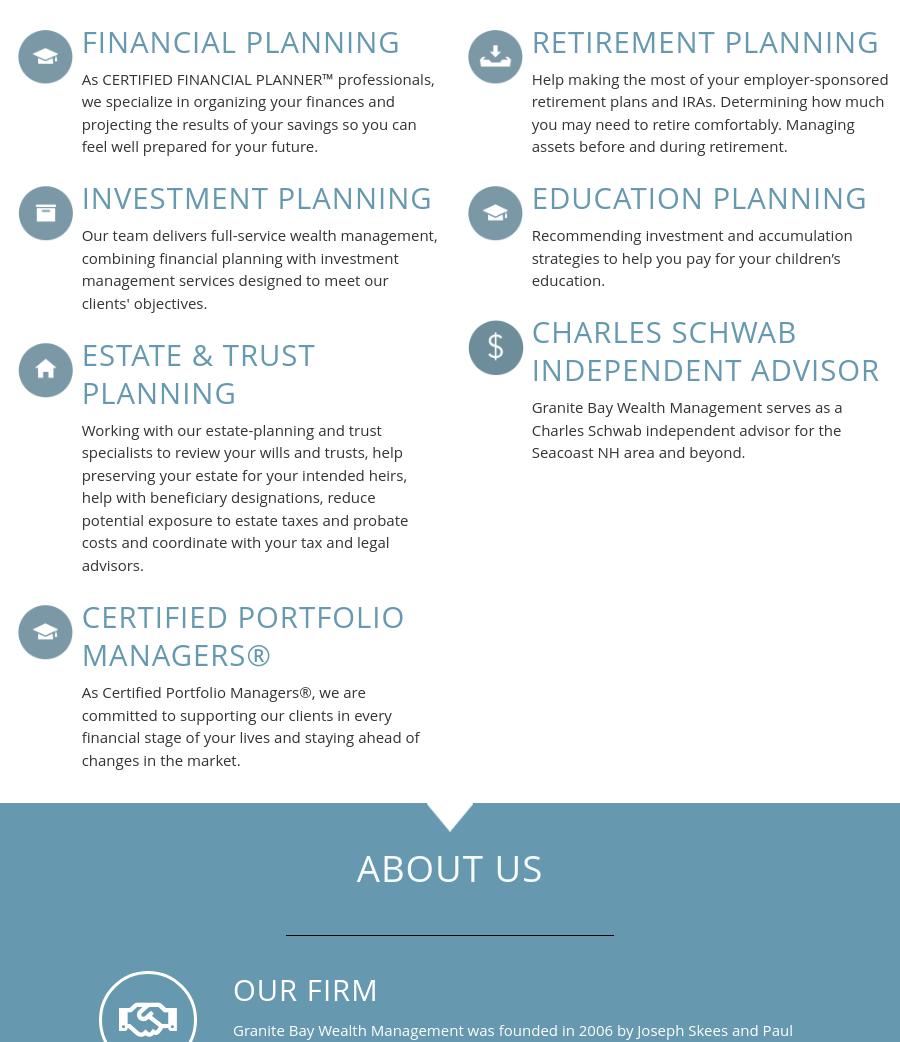  I want to click on 'Our team delivers full-service wealth management, combining financial planning with investment management services designed to meet our clients' objectives.', so click(258, 268).